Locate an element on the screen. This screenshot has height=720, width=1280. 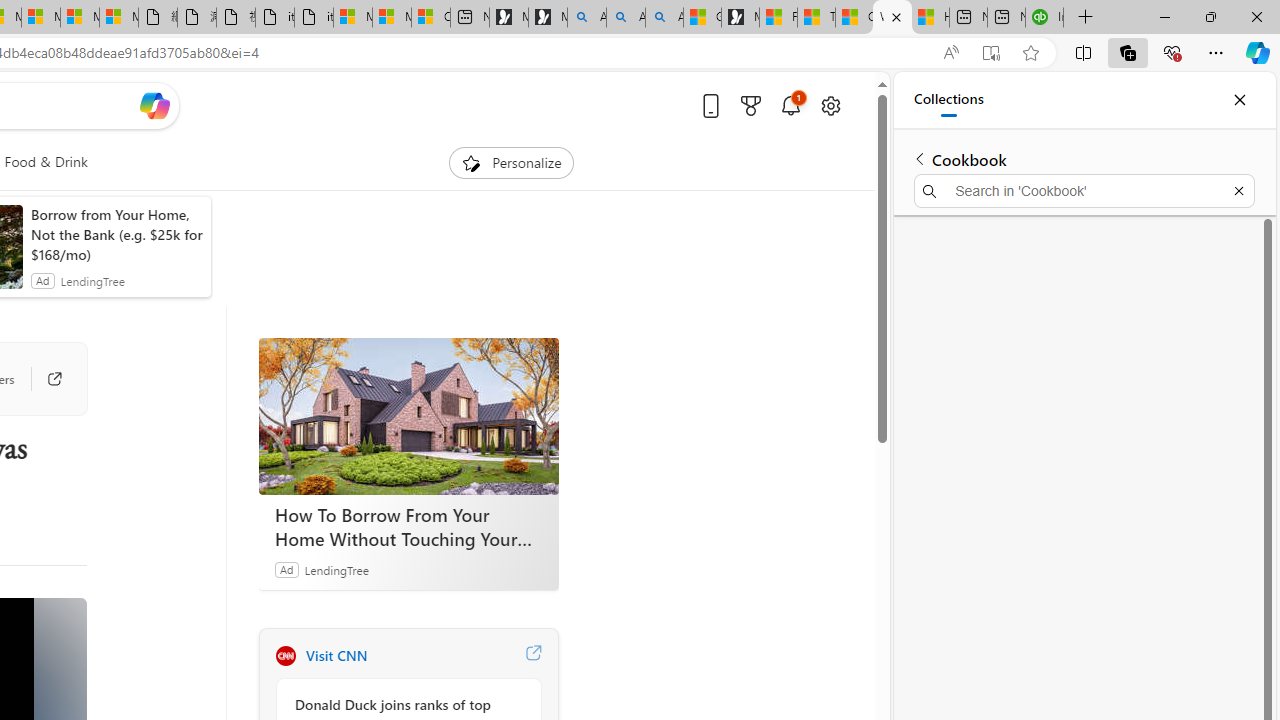
'Visit CNN website' is located at coordinates (533, 655).